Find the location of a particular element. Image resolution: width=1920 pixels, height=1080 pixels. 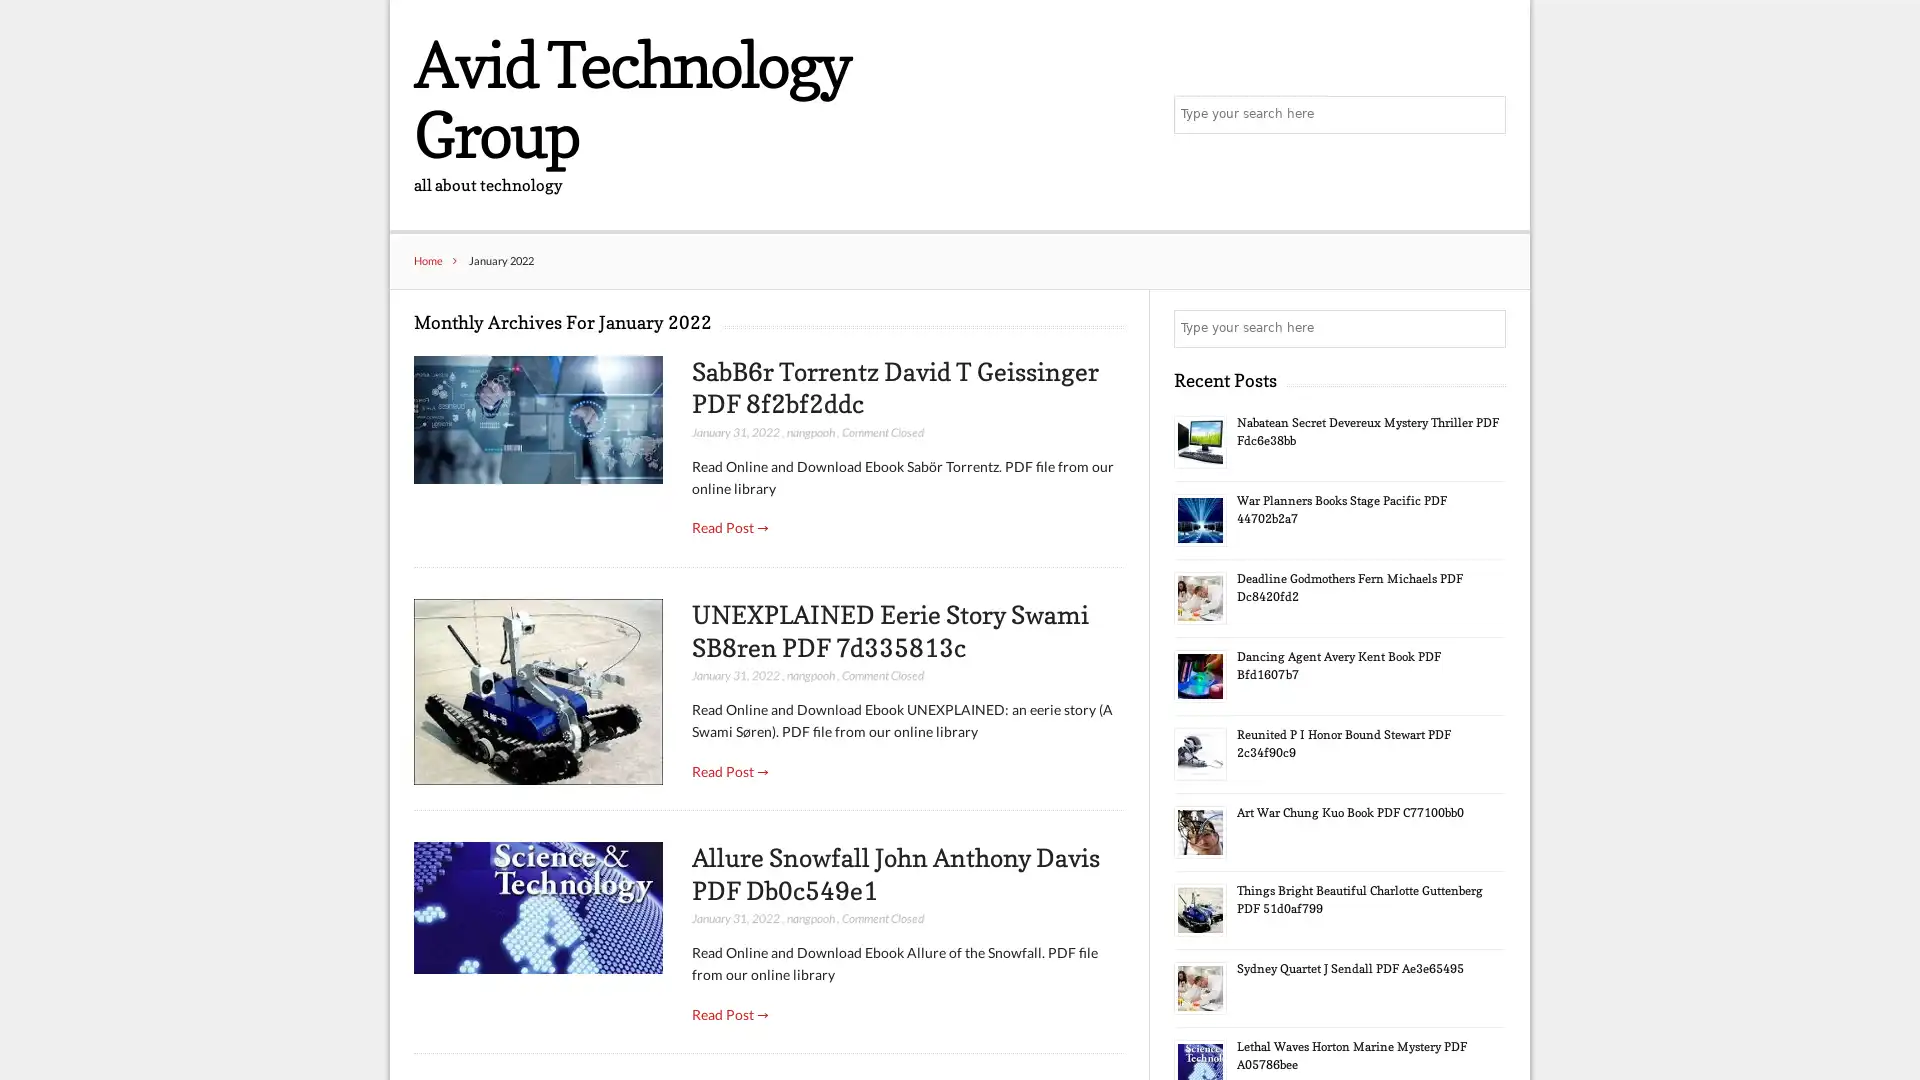

Search is located at coordinates (1485, 115).